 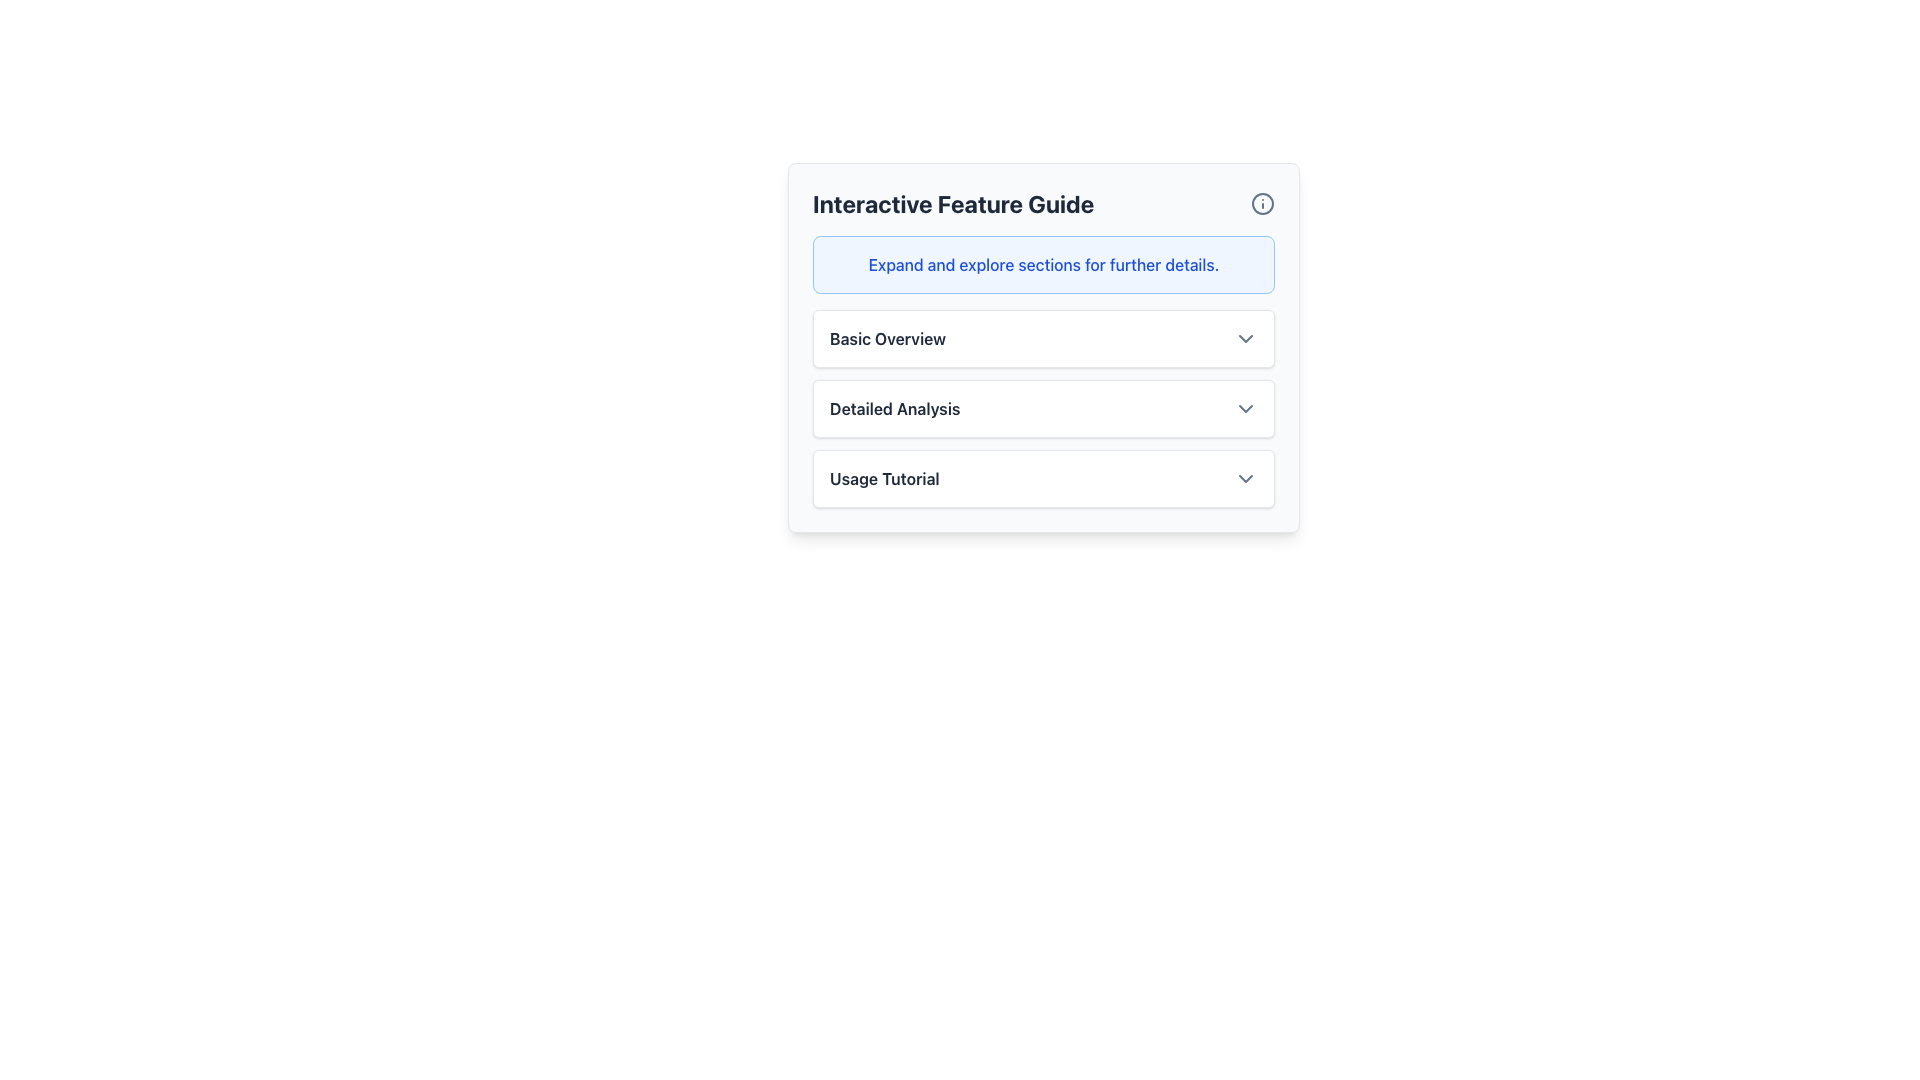 I want to click on the chevron of the Dropdown menu toggle at the top of the 'Interactive Feature Guide', so click(x=1042, y=338).